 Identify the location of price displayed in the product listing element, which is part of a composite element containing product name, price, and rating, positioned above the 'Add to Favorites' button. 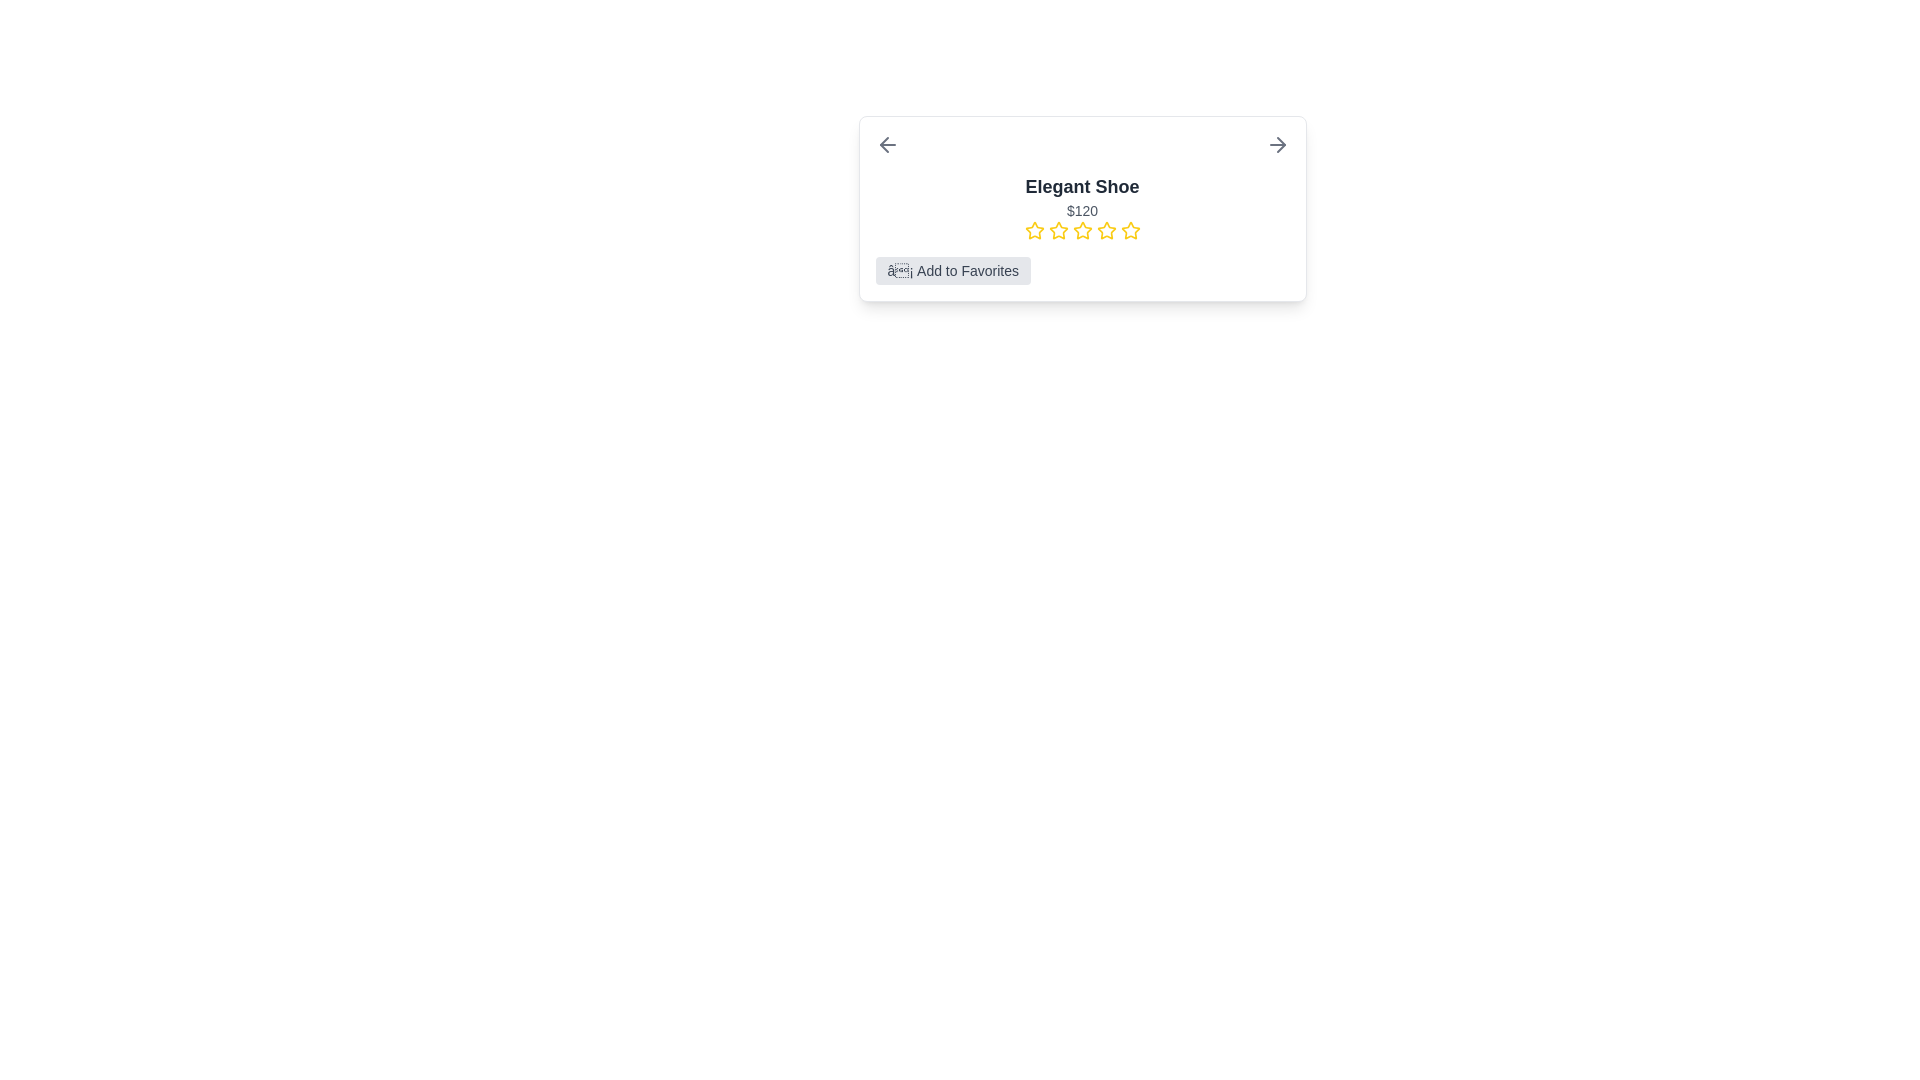
(1081, 207).